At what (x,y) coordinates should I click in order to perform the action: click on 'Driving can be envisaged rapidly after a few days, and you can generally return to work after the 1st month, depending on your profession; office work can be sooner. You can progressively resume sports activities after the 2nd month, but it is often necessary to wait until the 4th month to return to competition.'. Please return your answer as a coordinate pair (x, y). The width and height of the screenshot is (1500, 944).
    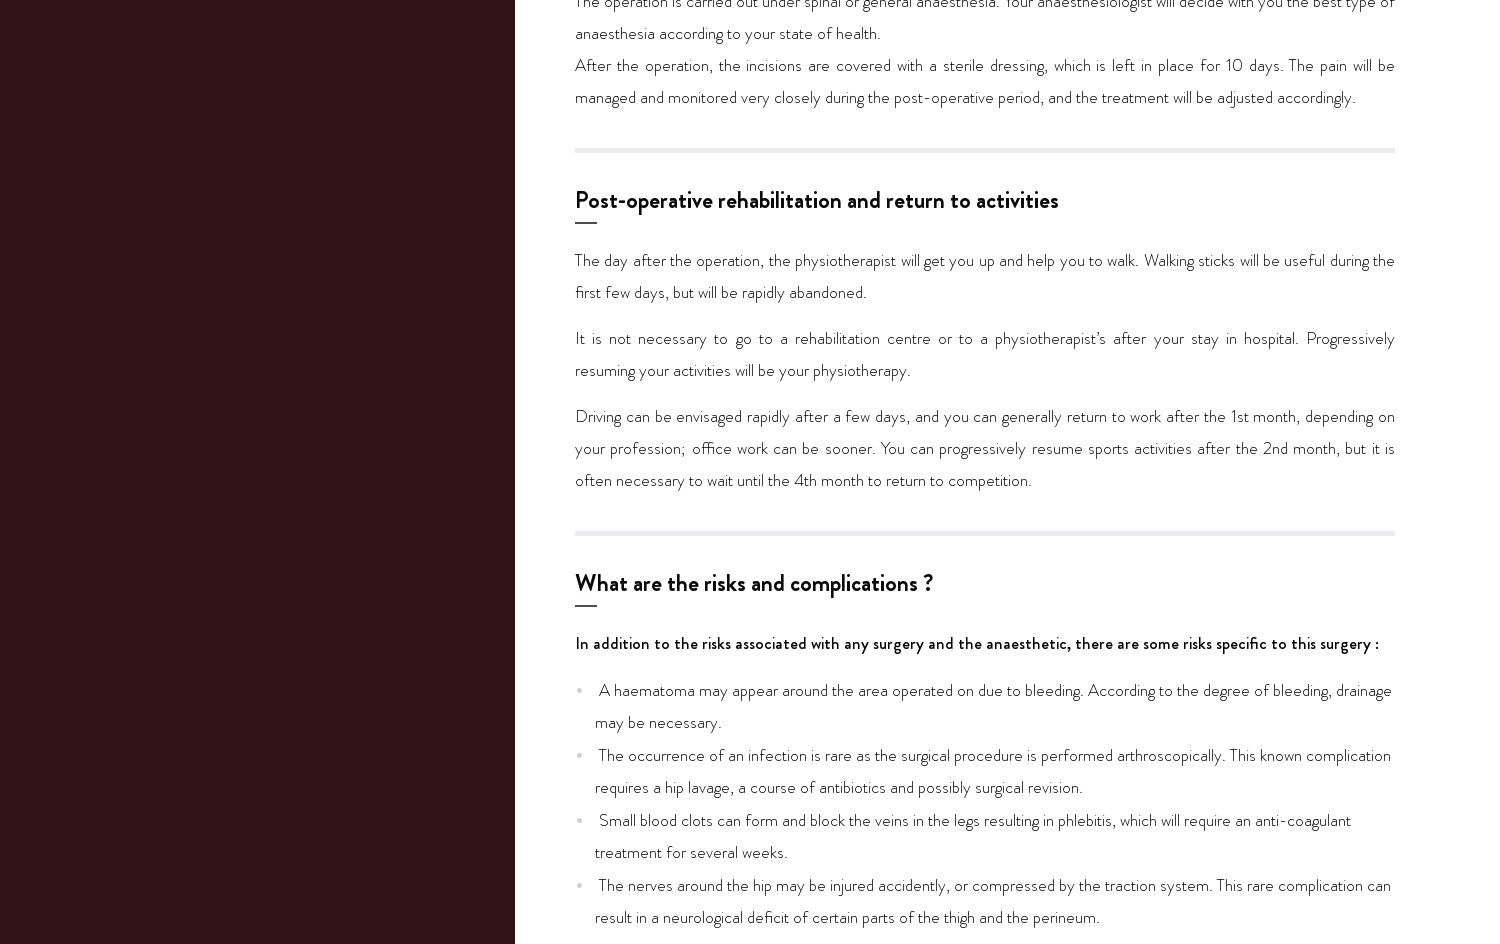
    Looking at the image, I should click on (573, 445).